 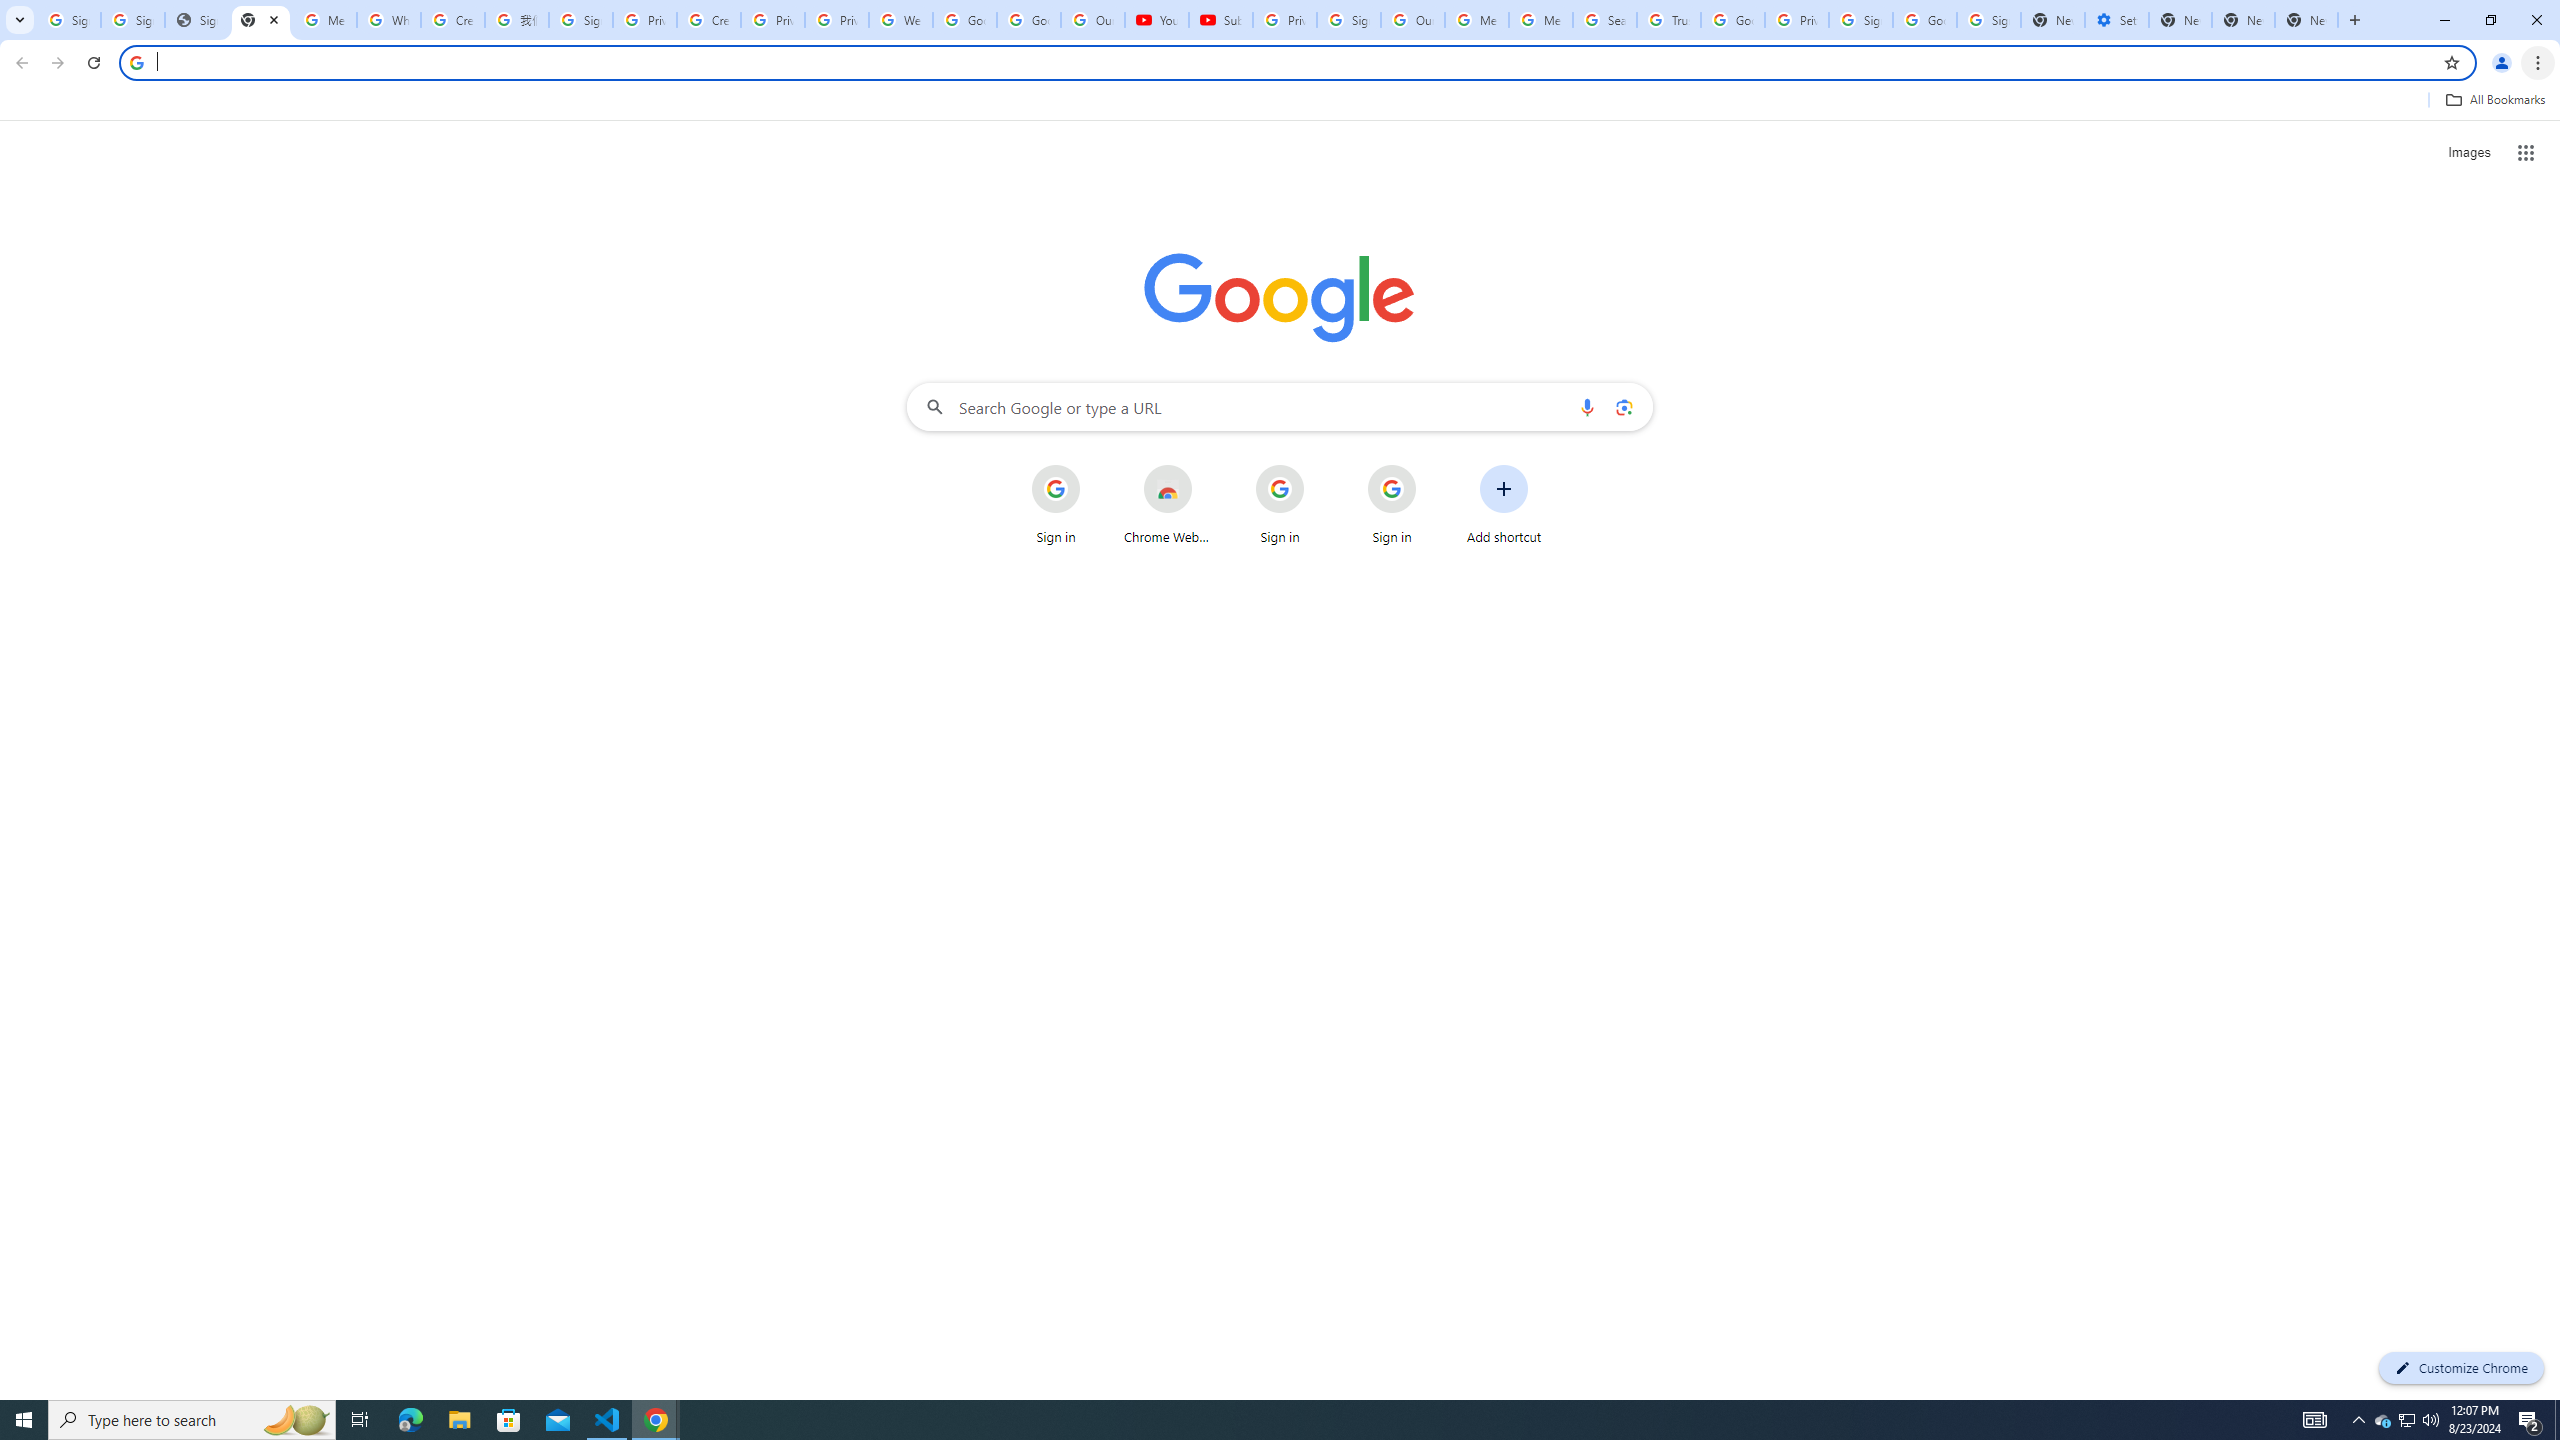 What do you see at coordinates (2116, 19) in the screenshot?
I see `'Settings - Performance'` at bounding box center [2116, 19].